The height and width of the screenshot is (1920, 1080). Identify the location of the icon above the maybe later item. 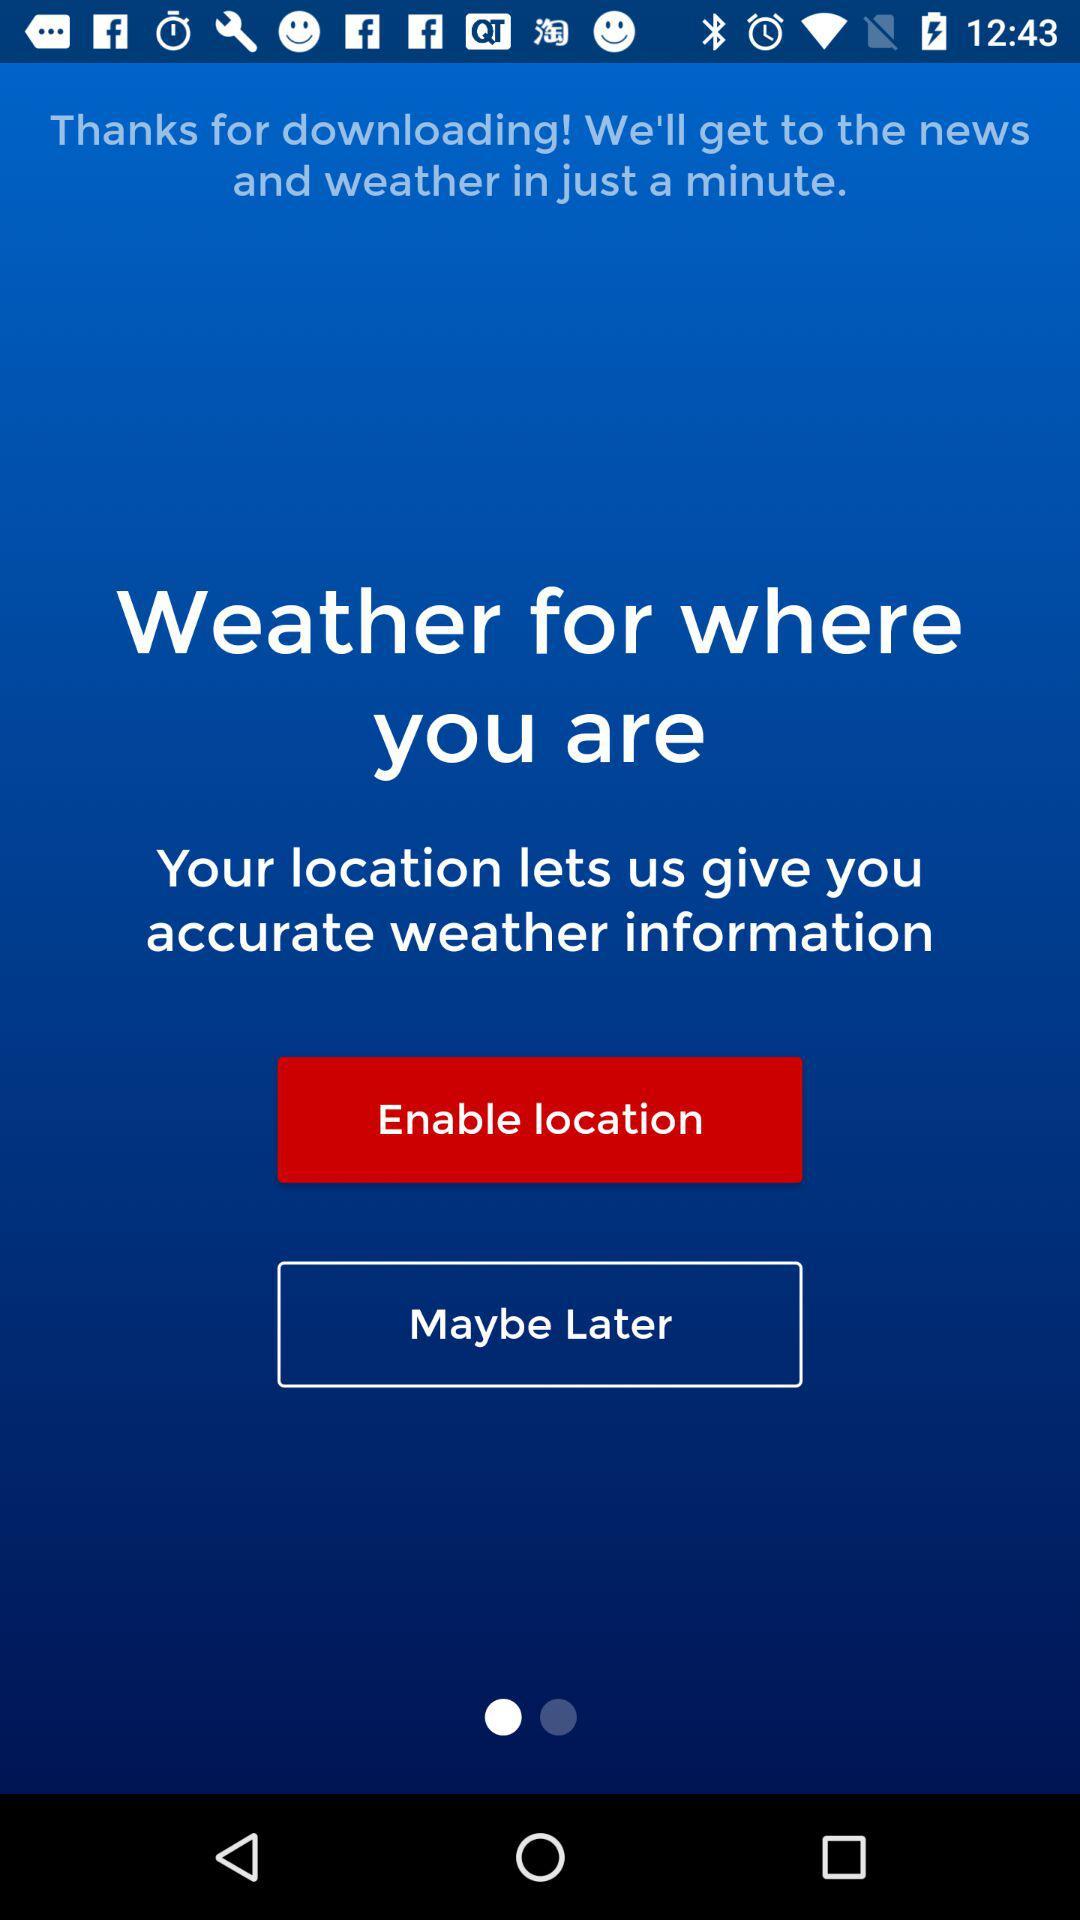
(540, 1118).